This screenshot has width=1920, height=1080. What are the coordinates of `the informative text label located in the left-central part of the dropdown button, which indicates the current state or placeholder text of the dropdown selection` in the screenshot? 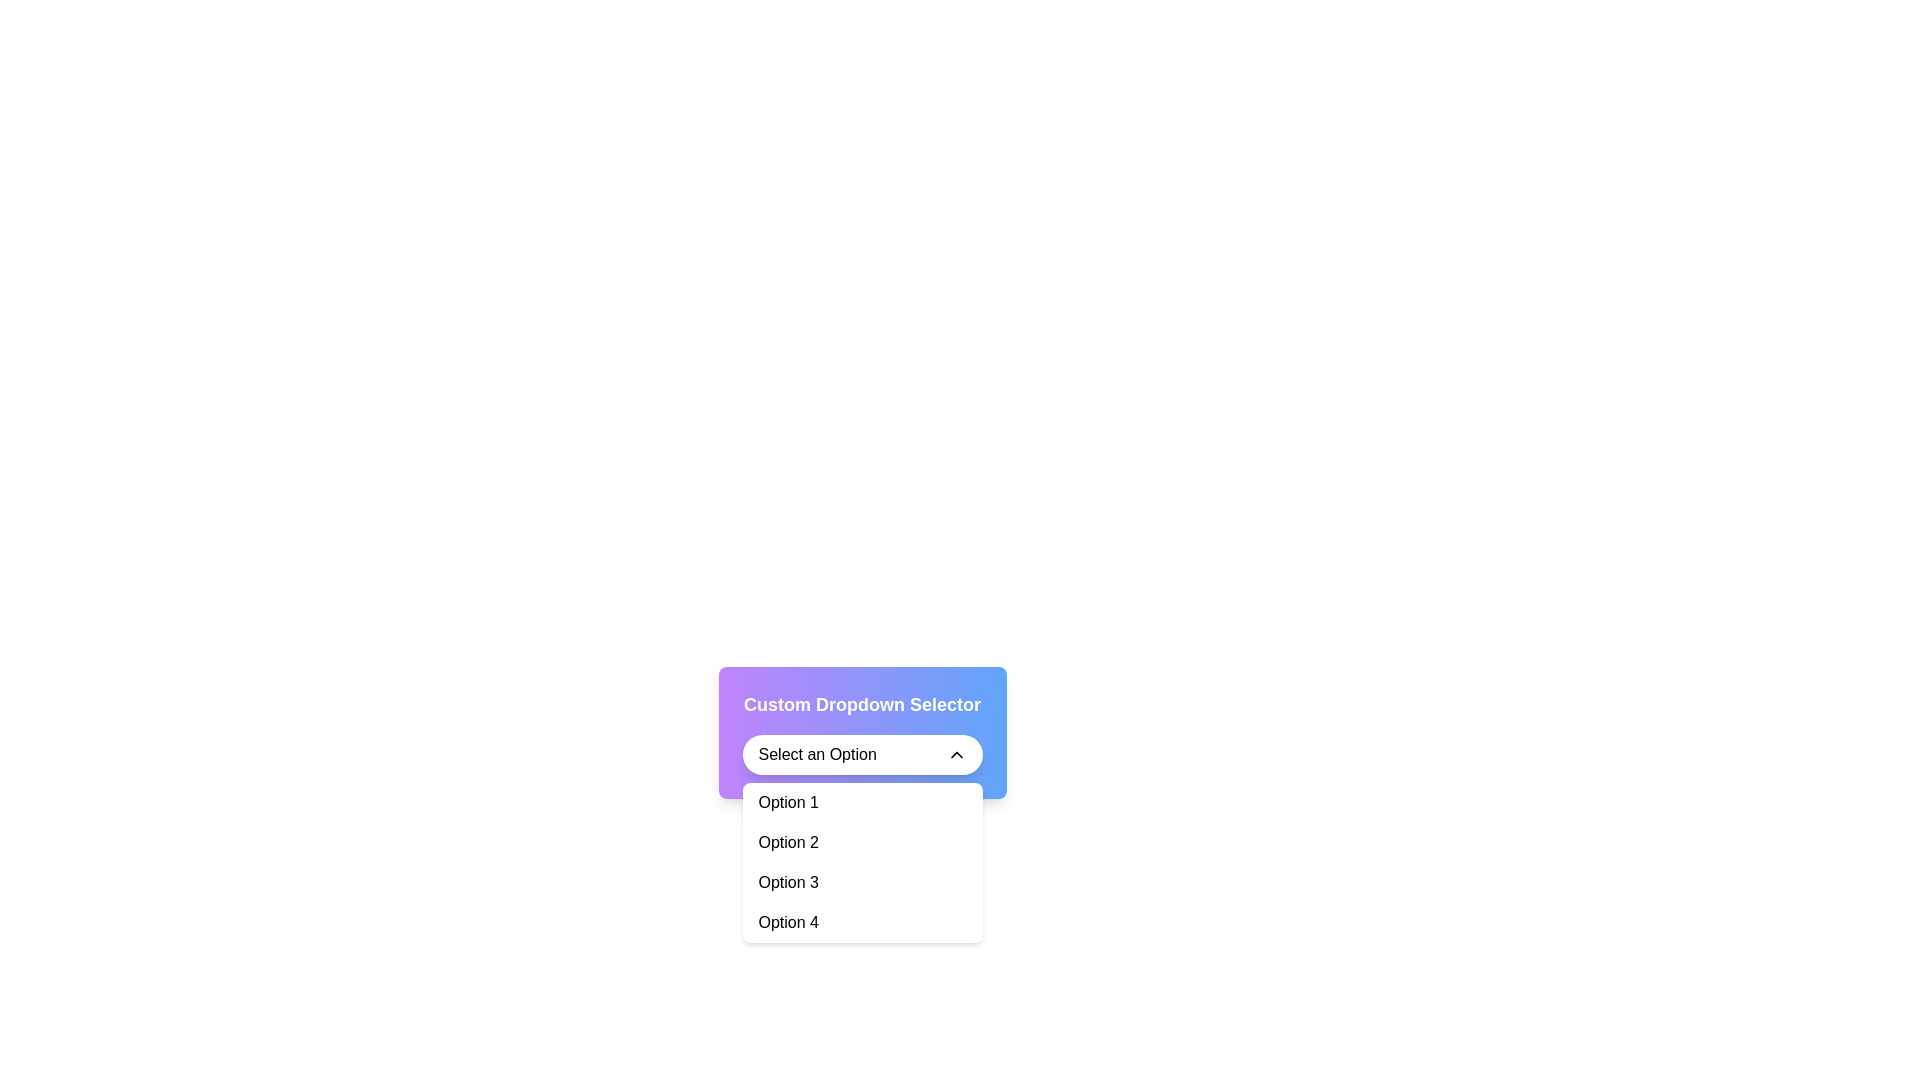 It's located at (817, 755).